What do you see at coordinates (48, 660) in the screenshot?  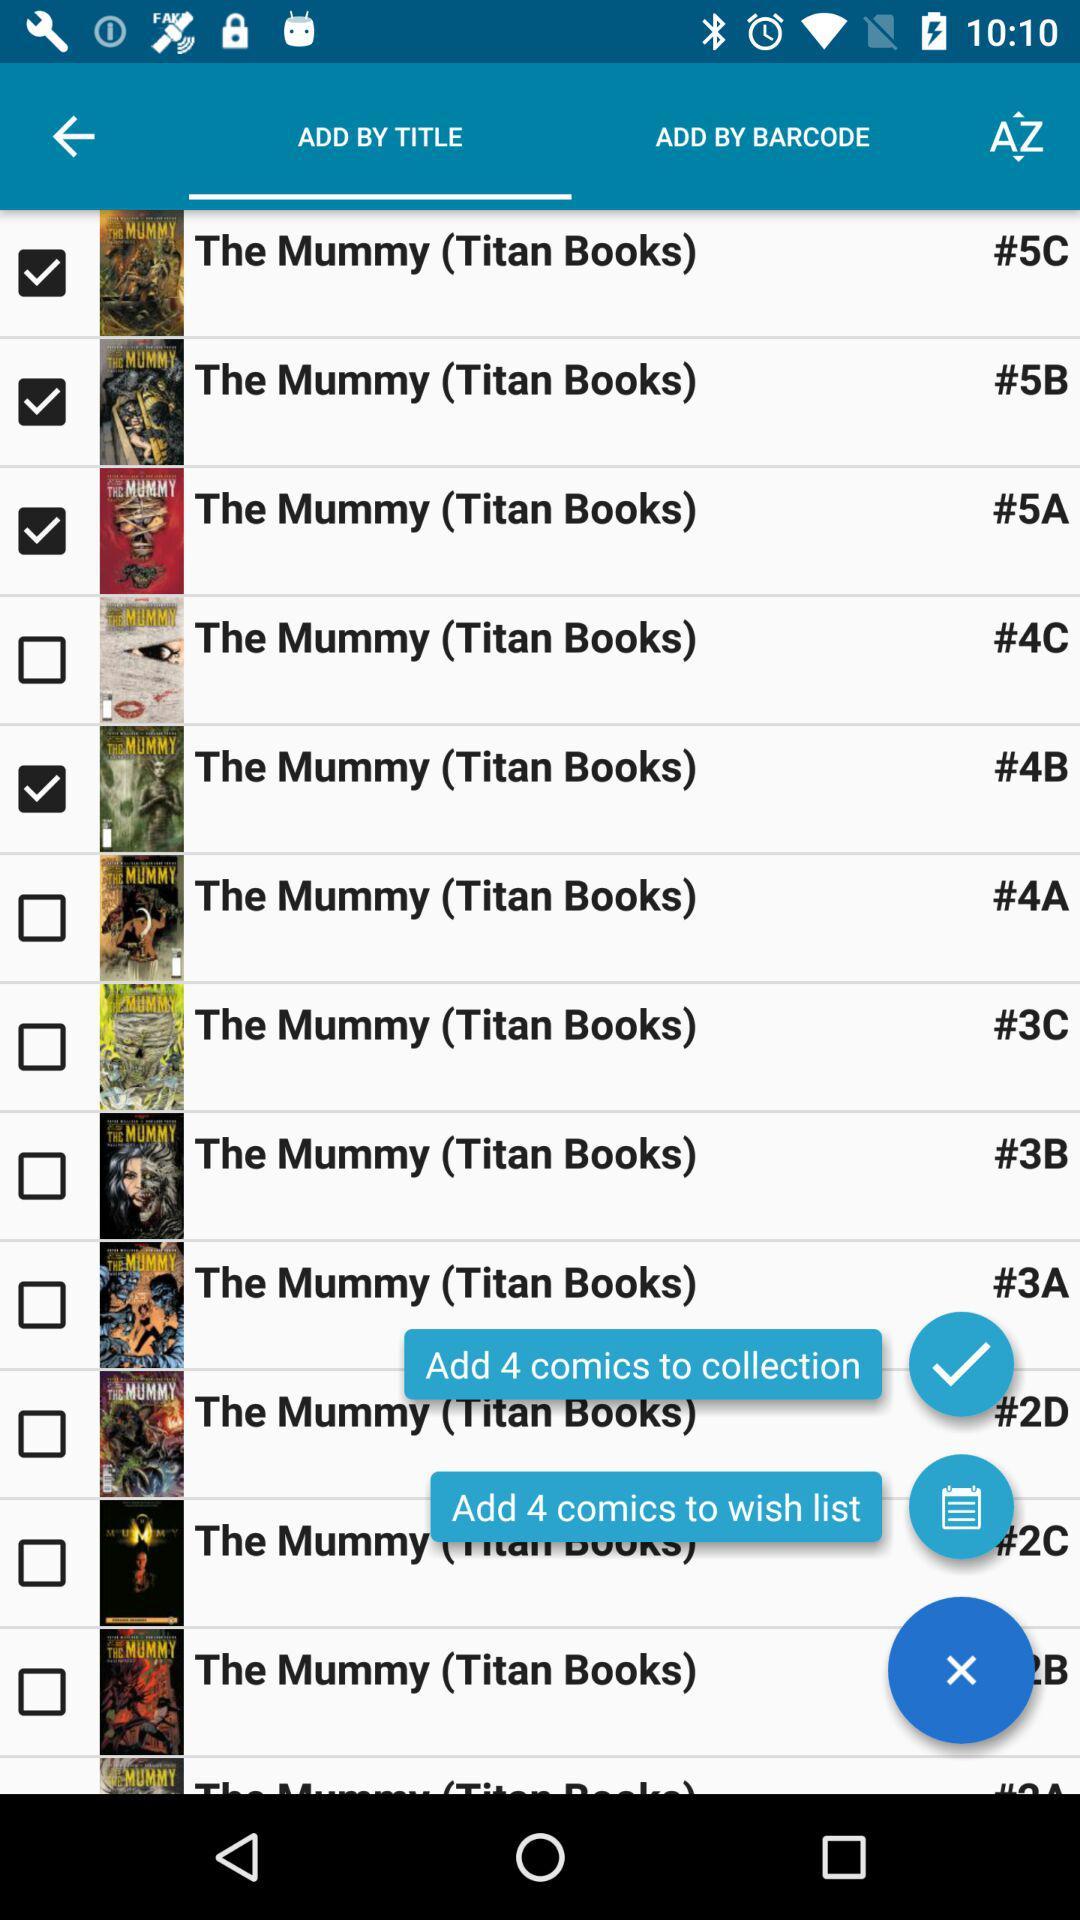 I see `a book that you read` at bounding box center [48, 660].